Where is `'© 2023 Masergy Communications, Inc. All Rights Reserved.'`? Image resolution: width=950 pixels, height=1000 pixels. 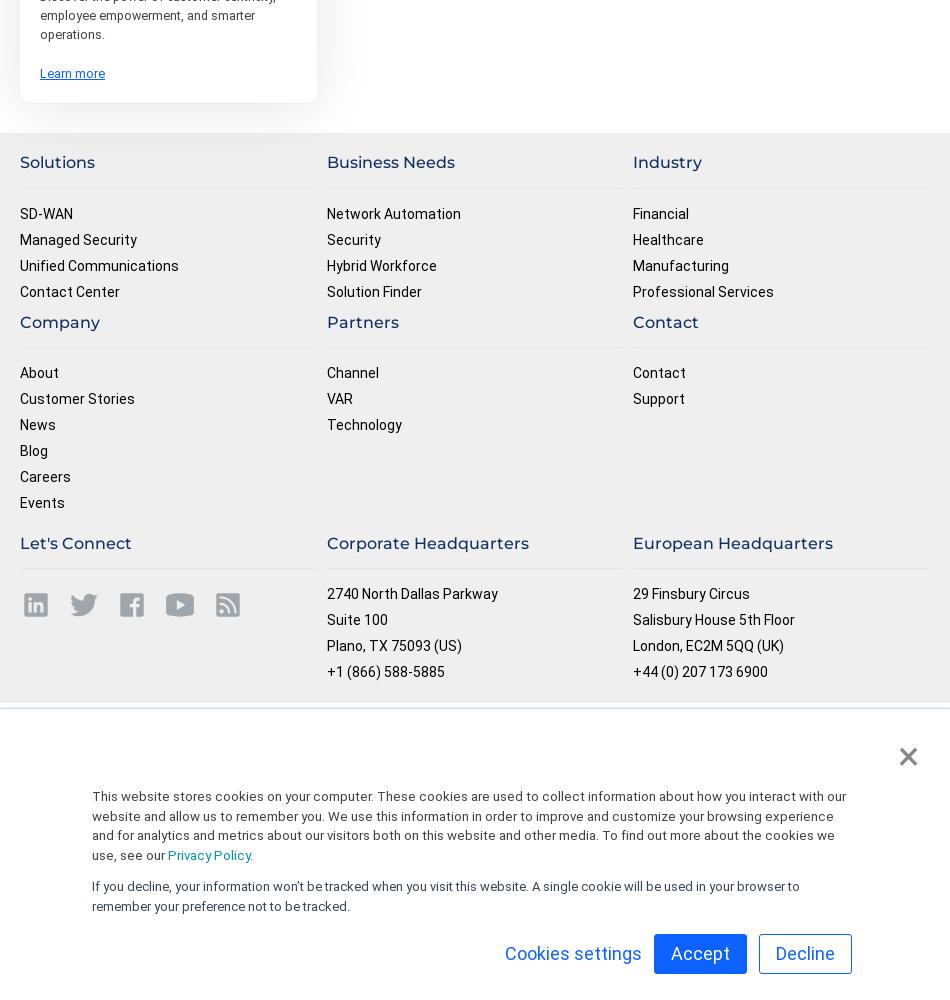 '© 2023 Masergy Communications, Inc. All Rights Reserved.' is located at coordinates (793, 729).